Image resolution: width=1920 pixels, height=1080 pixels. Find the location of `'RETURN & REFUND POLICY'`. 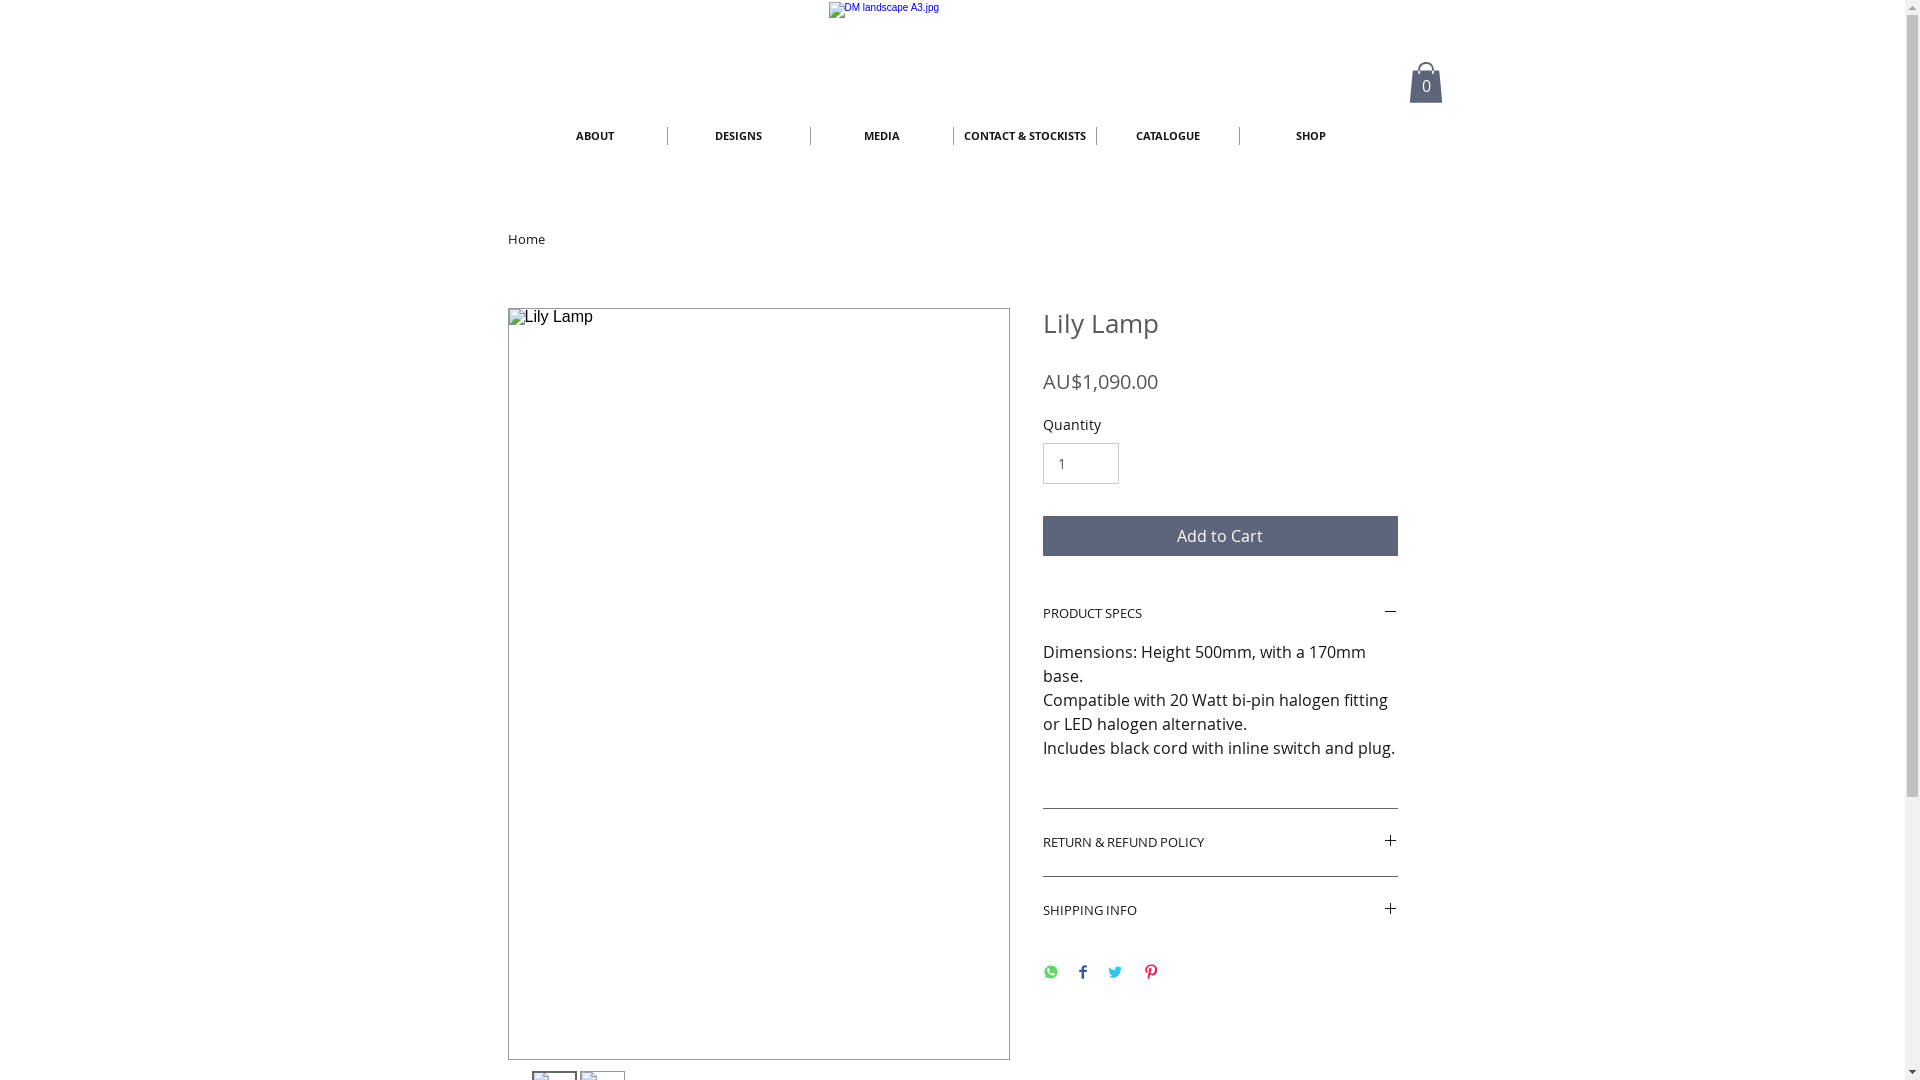

'RETURN & REFUND POLICY' is located at coordinates (1218, 842).